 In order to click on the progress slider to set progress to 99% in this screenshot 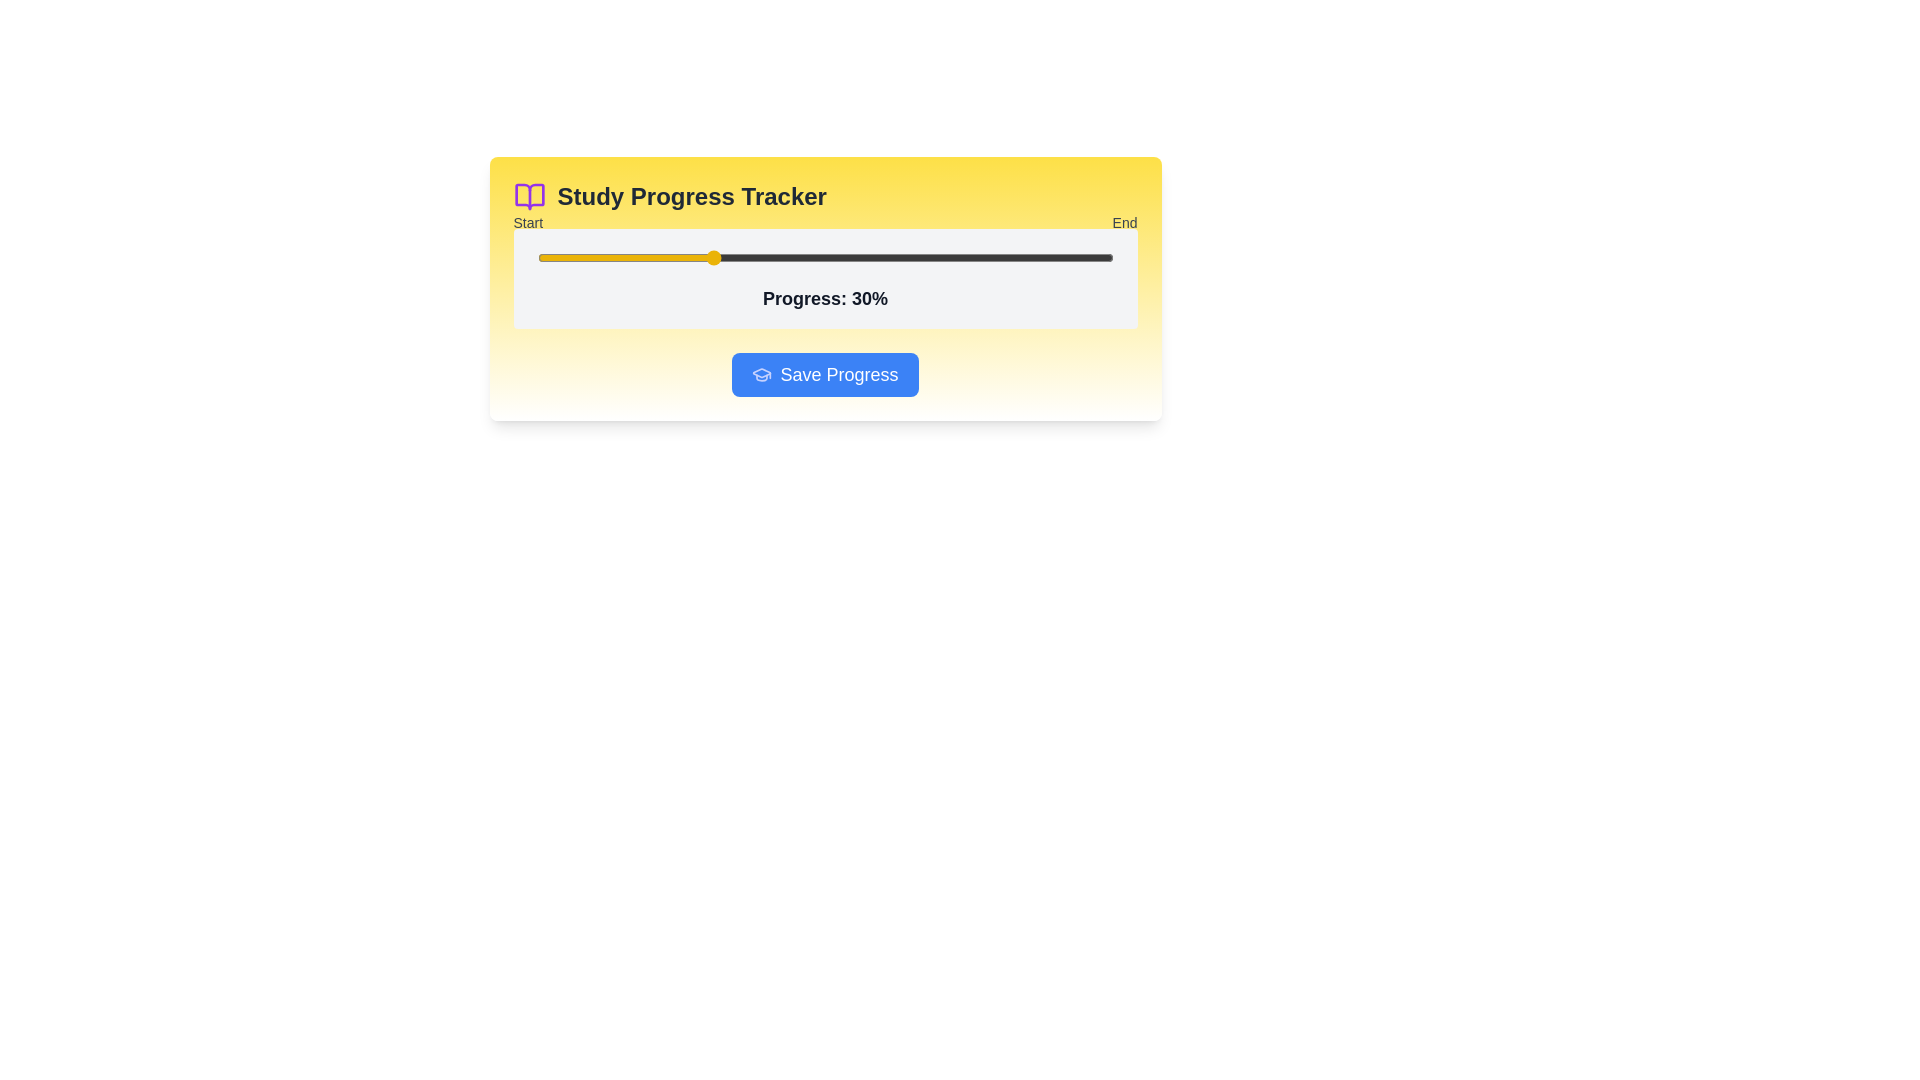, I will do `click(1106, 257)`.